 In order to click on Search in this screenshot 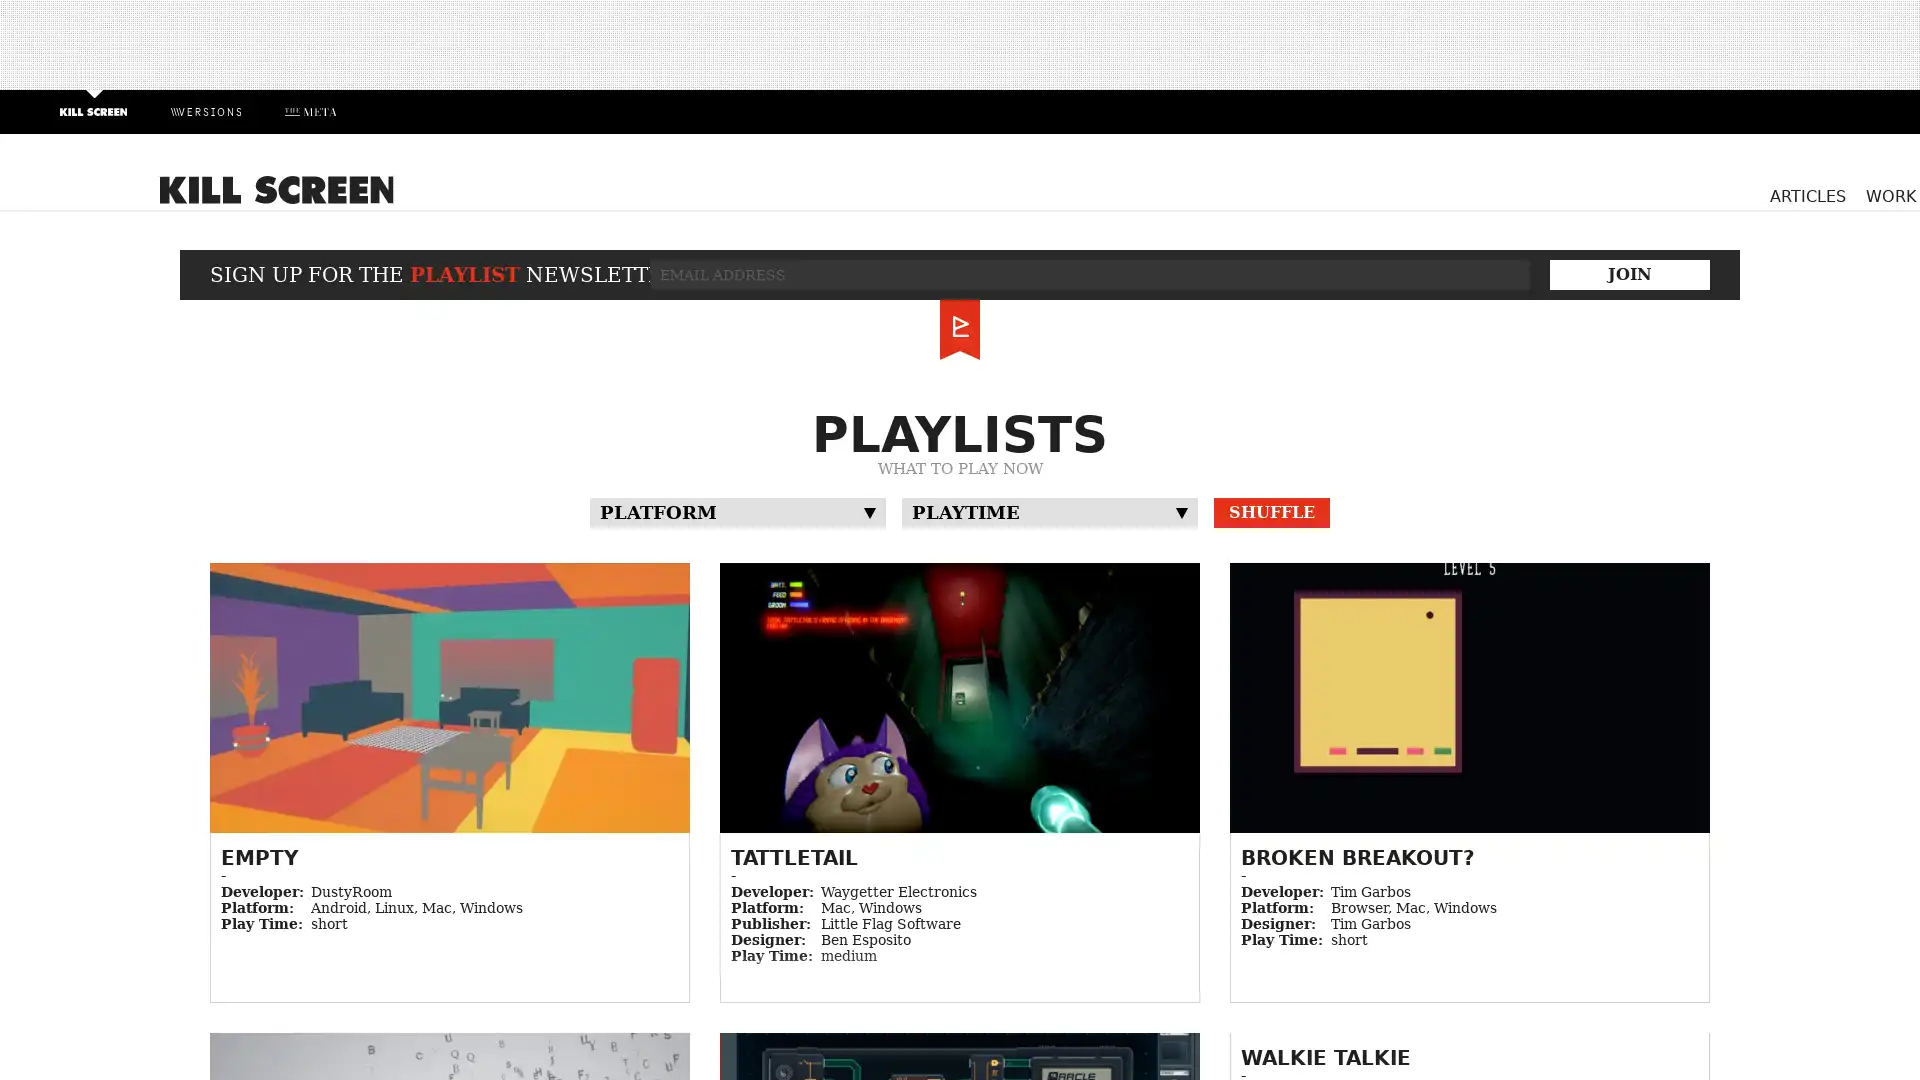, I will do `click(1661, 195)`.